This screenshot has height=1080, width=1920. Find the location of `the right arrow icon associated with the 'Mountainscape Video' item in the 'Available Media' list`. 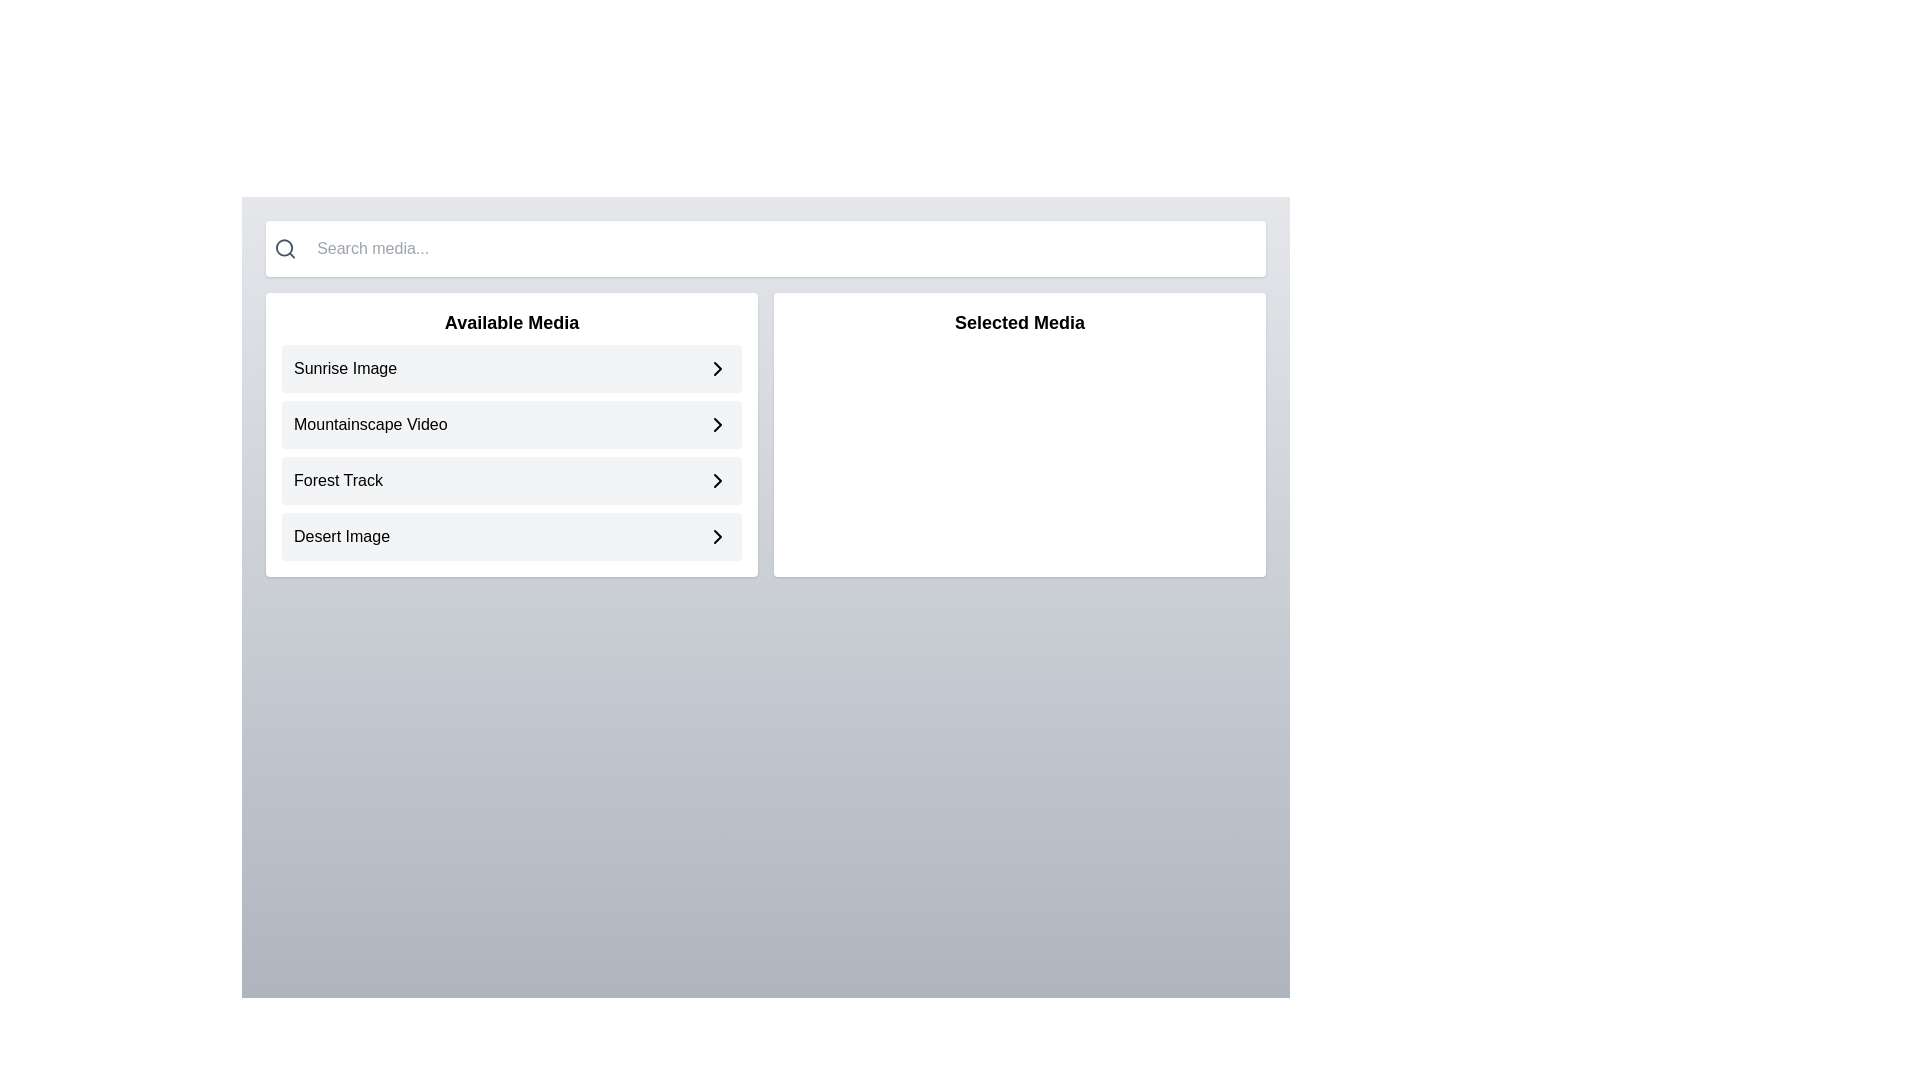

the right arrow icon associated with the 'Mountainscape Video' item in the 'Available Media' list is located at coordinates (718, 369).